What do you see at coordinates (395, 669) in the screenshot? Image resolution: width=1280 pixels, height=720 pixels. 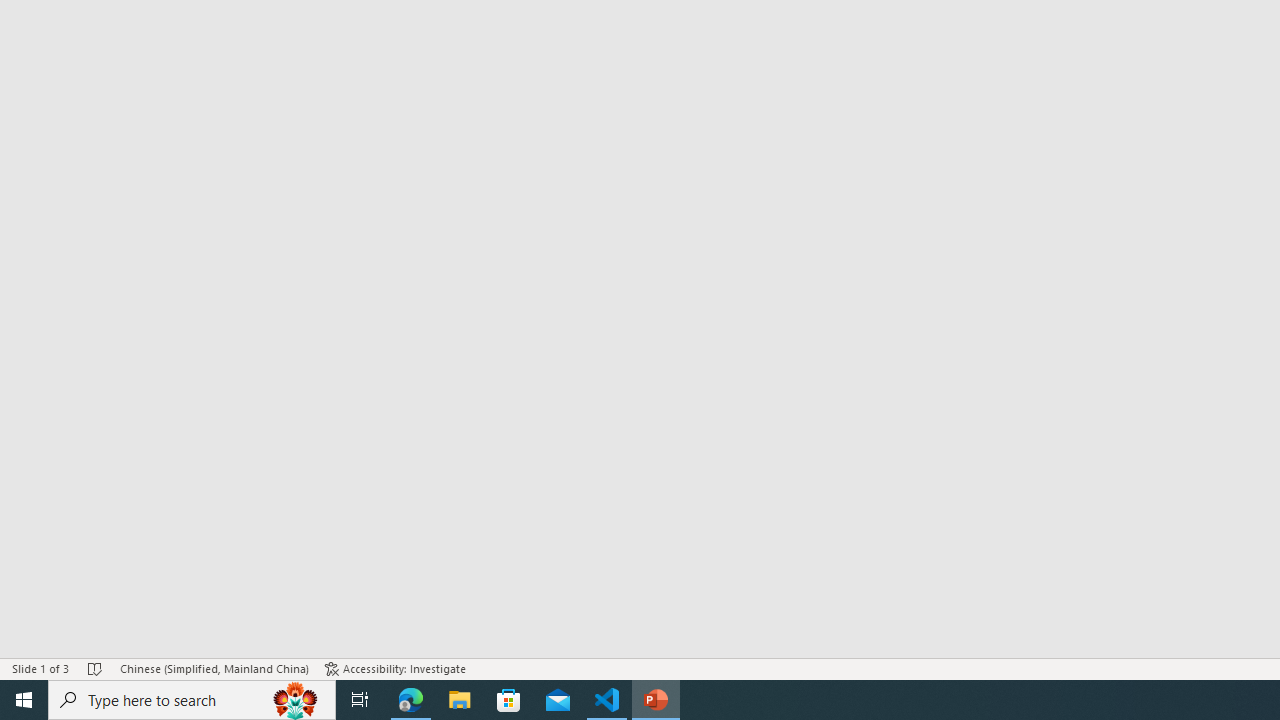 I see `'Accessibility Checker Accessibility: Investigate'` at bounding box center [395, 669].